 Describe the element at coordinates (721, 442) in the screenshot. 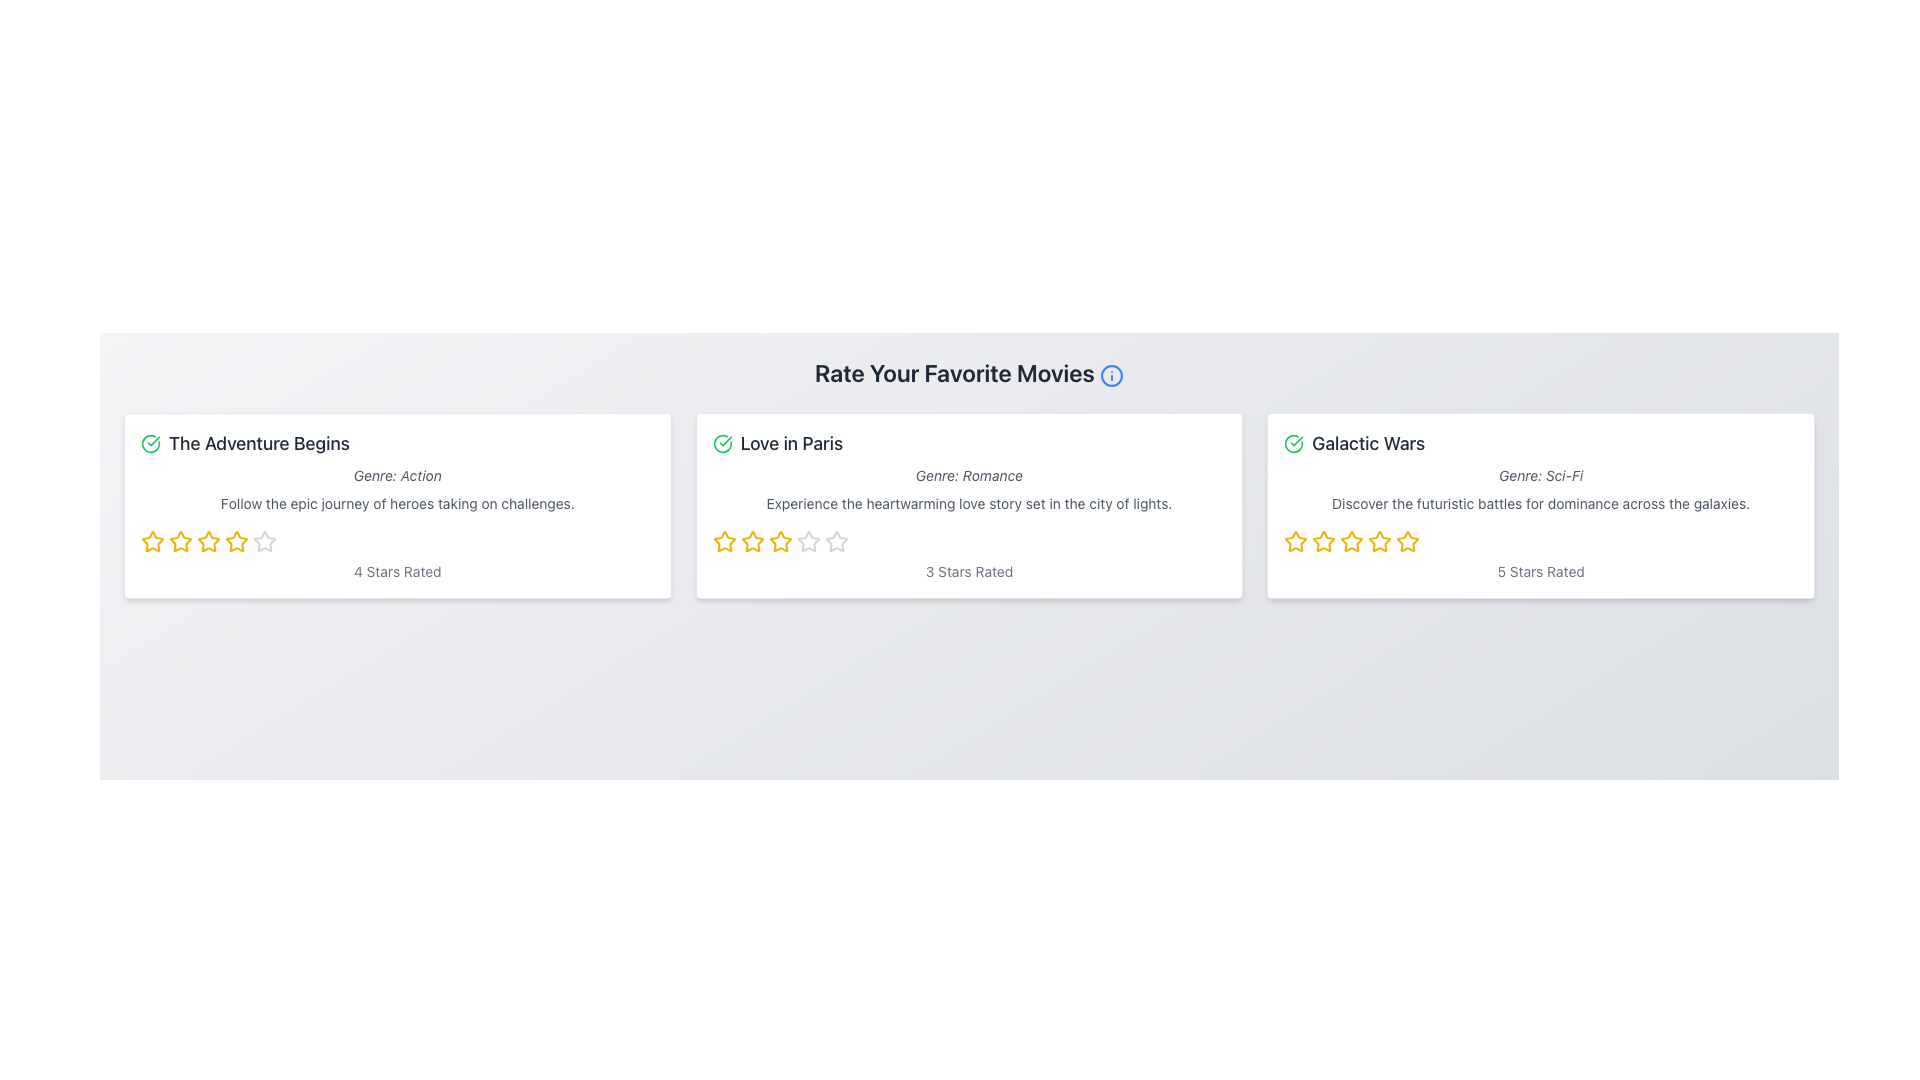

I see `the circular checkmark icon with a green hue and thin black outline, located to the left of the text 'Love in Paris' in the middle card of three horizontally aligned cards` at that location.